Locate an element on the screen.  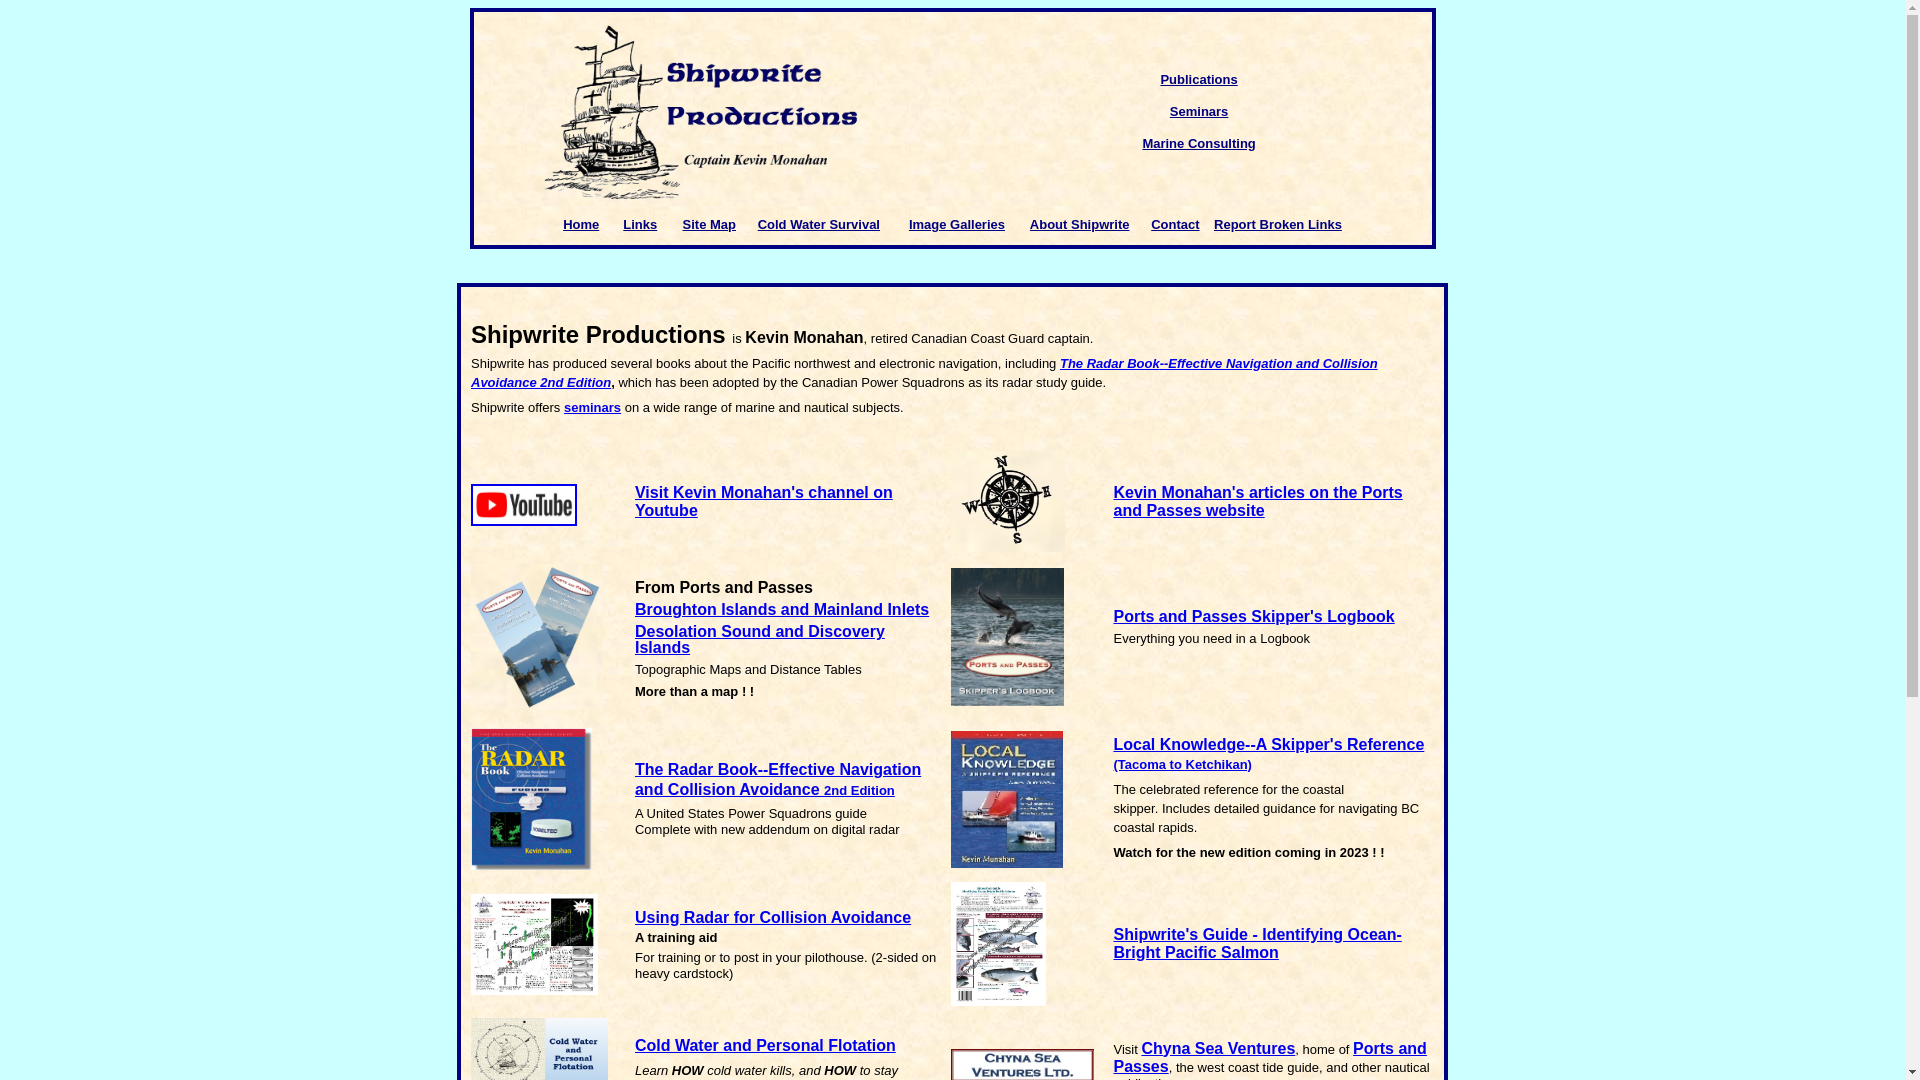
'Cold Water Survival' is located at coordinates (819, 224).